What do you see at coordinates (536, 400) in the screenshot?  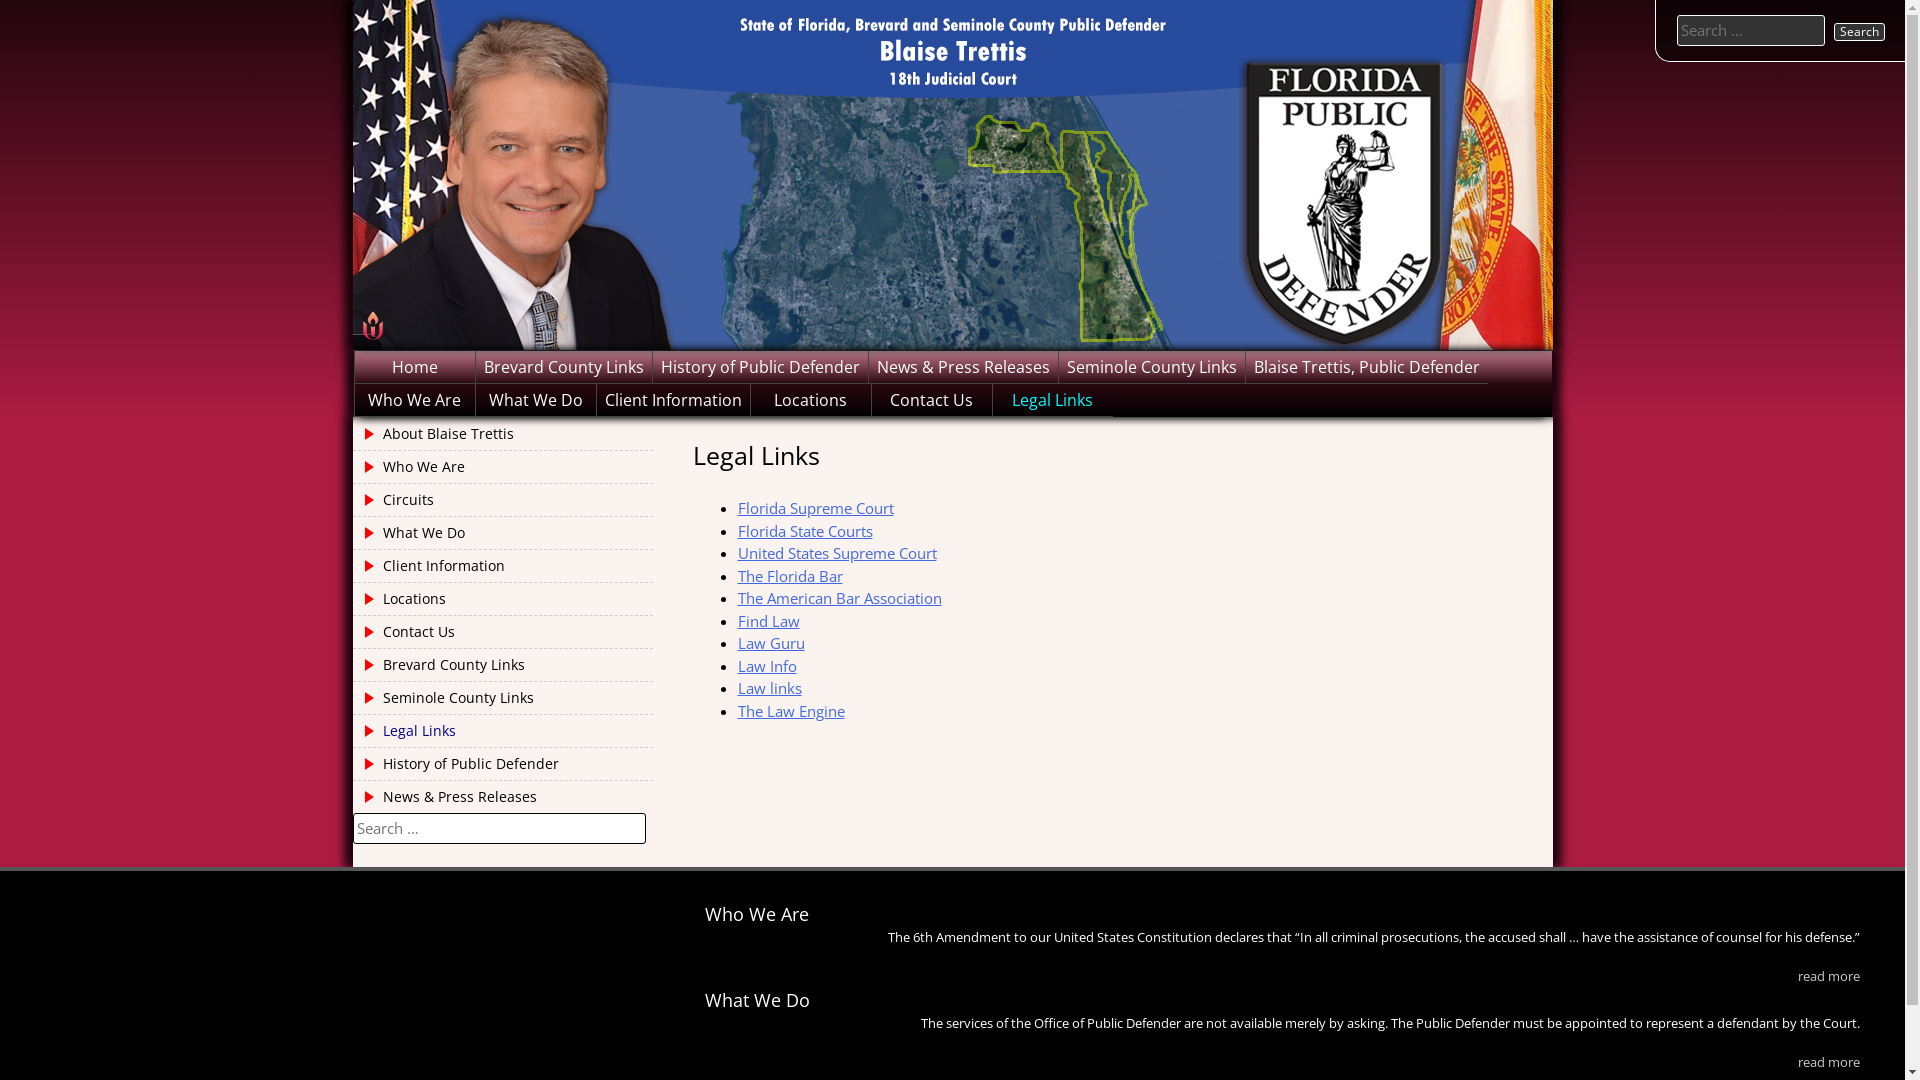 I see `'What We Do'` at bounding box center [536, 400].